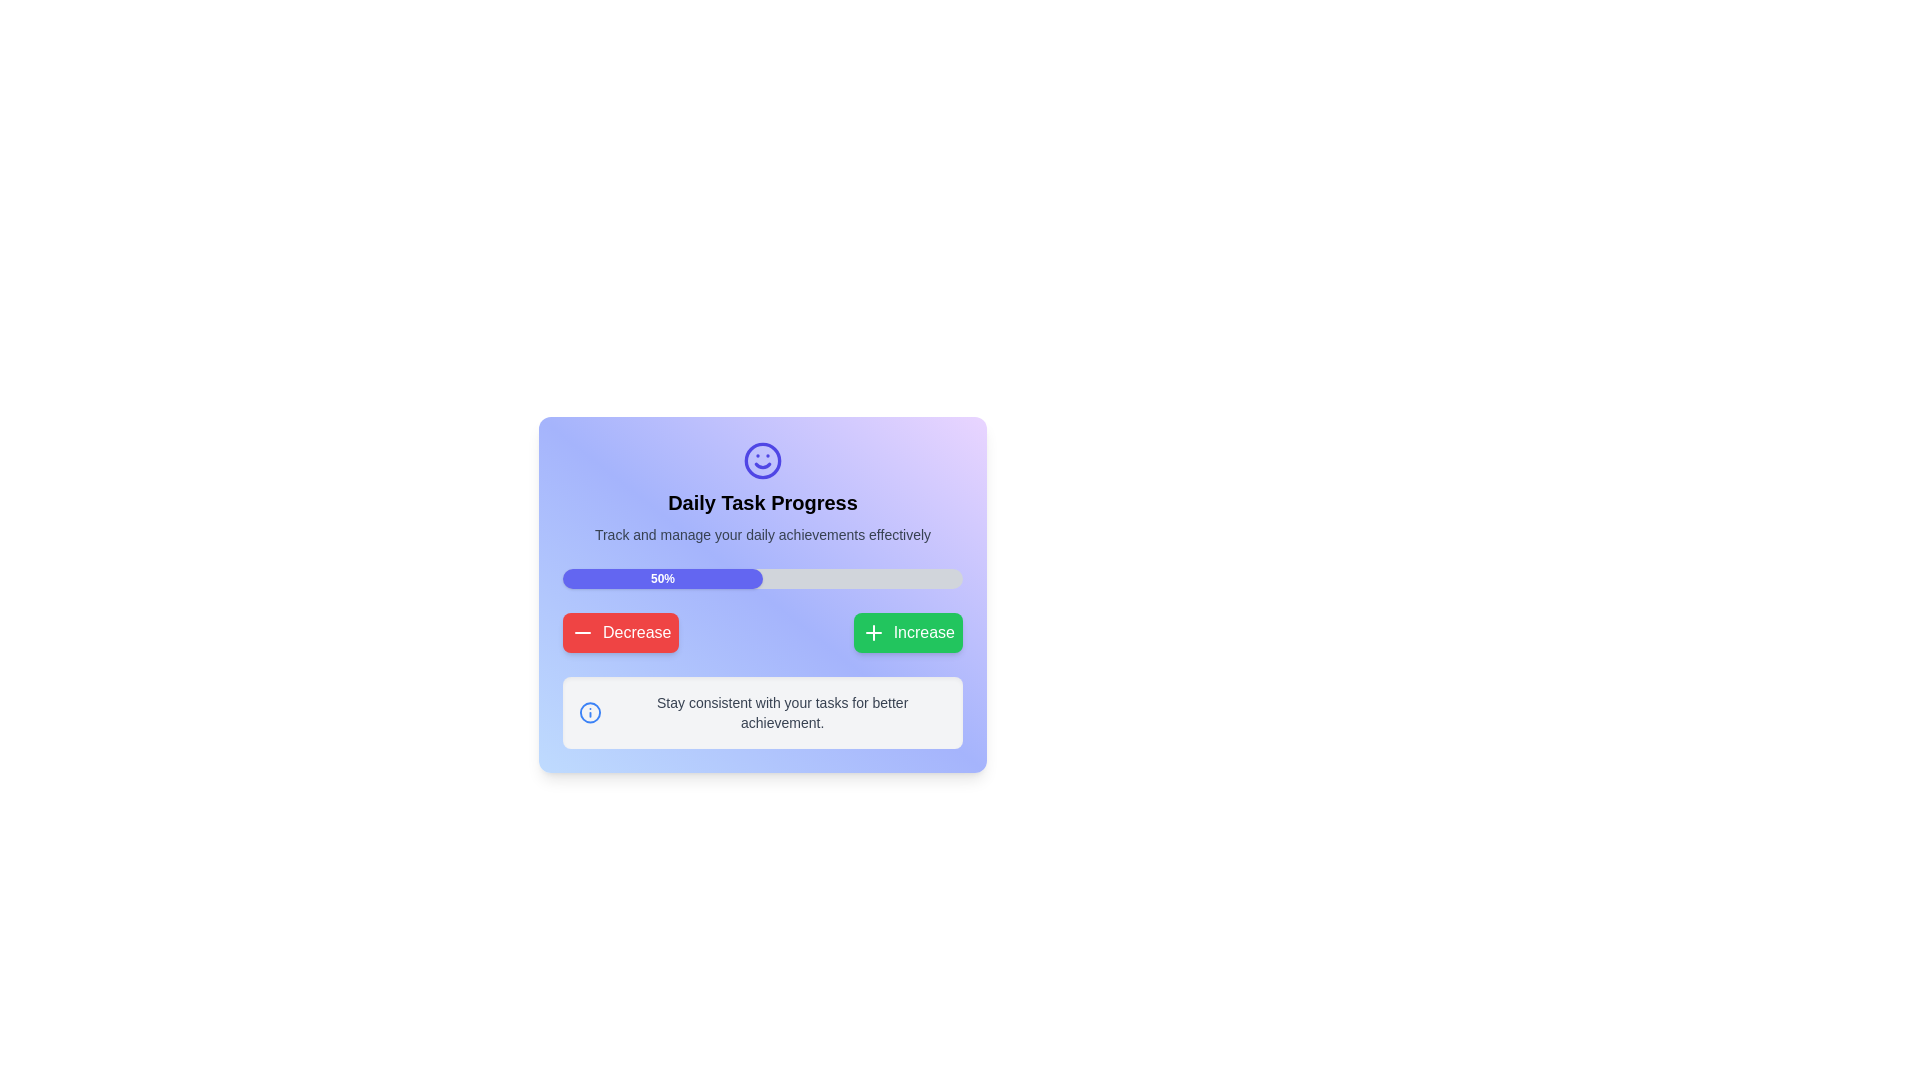 The width and height of the screenshot is (1920, 1080). Describe the element at coordinates (762, 578) in the screenshot. I see `the horizontal progress bar indicating 50% completion, which is centrally located under the title 'Daily Task Progress' and above the 'Decrease' and 'Increase' buttons` at that location.